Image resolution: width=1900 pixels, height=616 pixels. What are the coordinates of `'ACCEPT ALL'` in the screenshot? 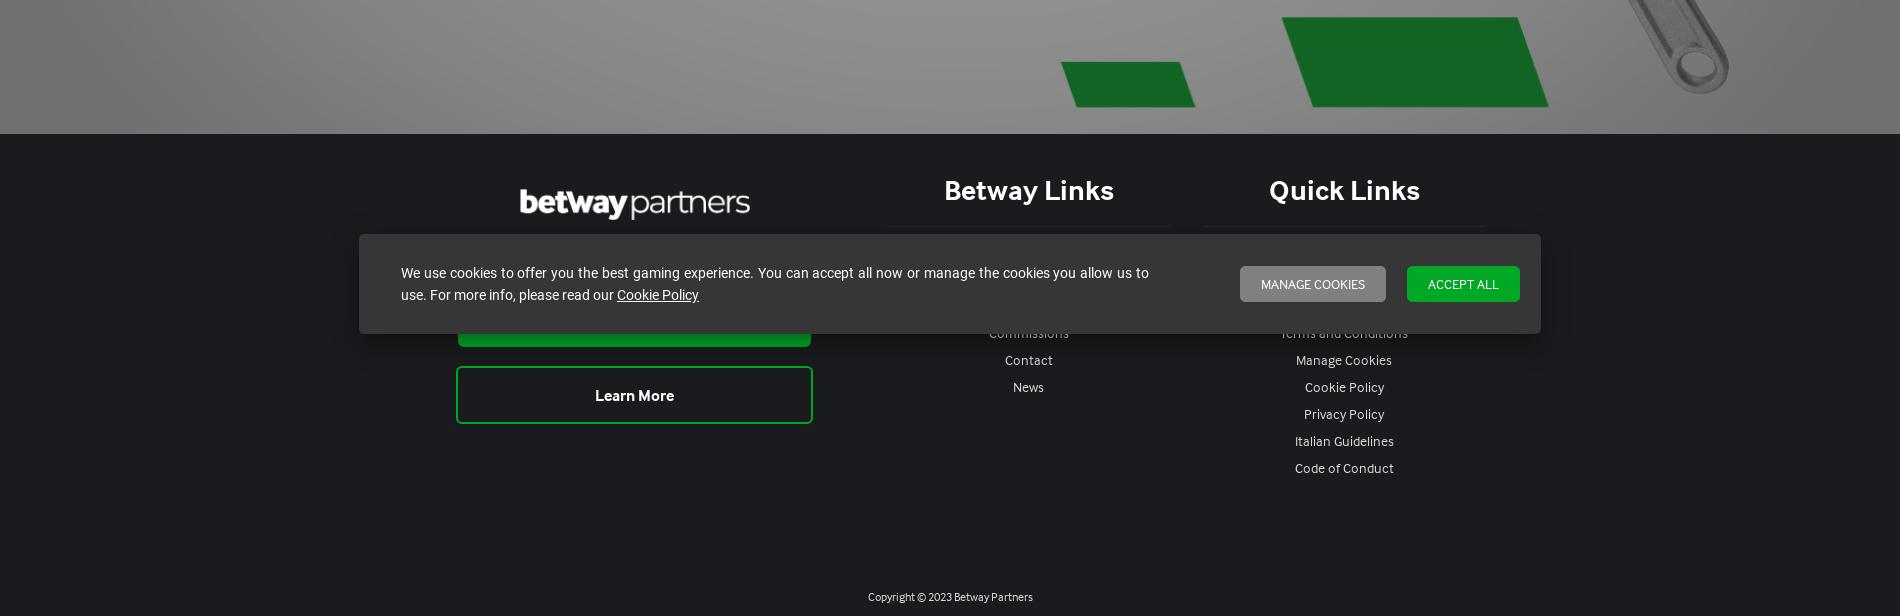 It's located at (1463, 283).